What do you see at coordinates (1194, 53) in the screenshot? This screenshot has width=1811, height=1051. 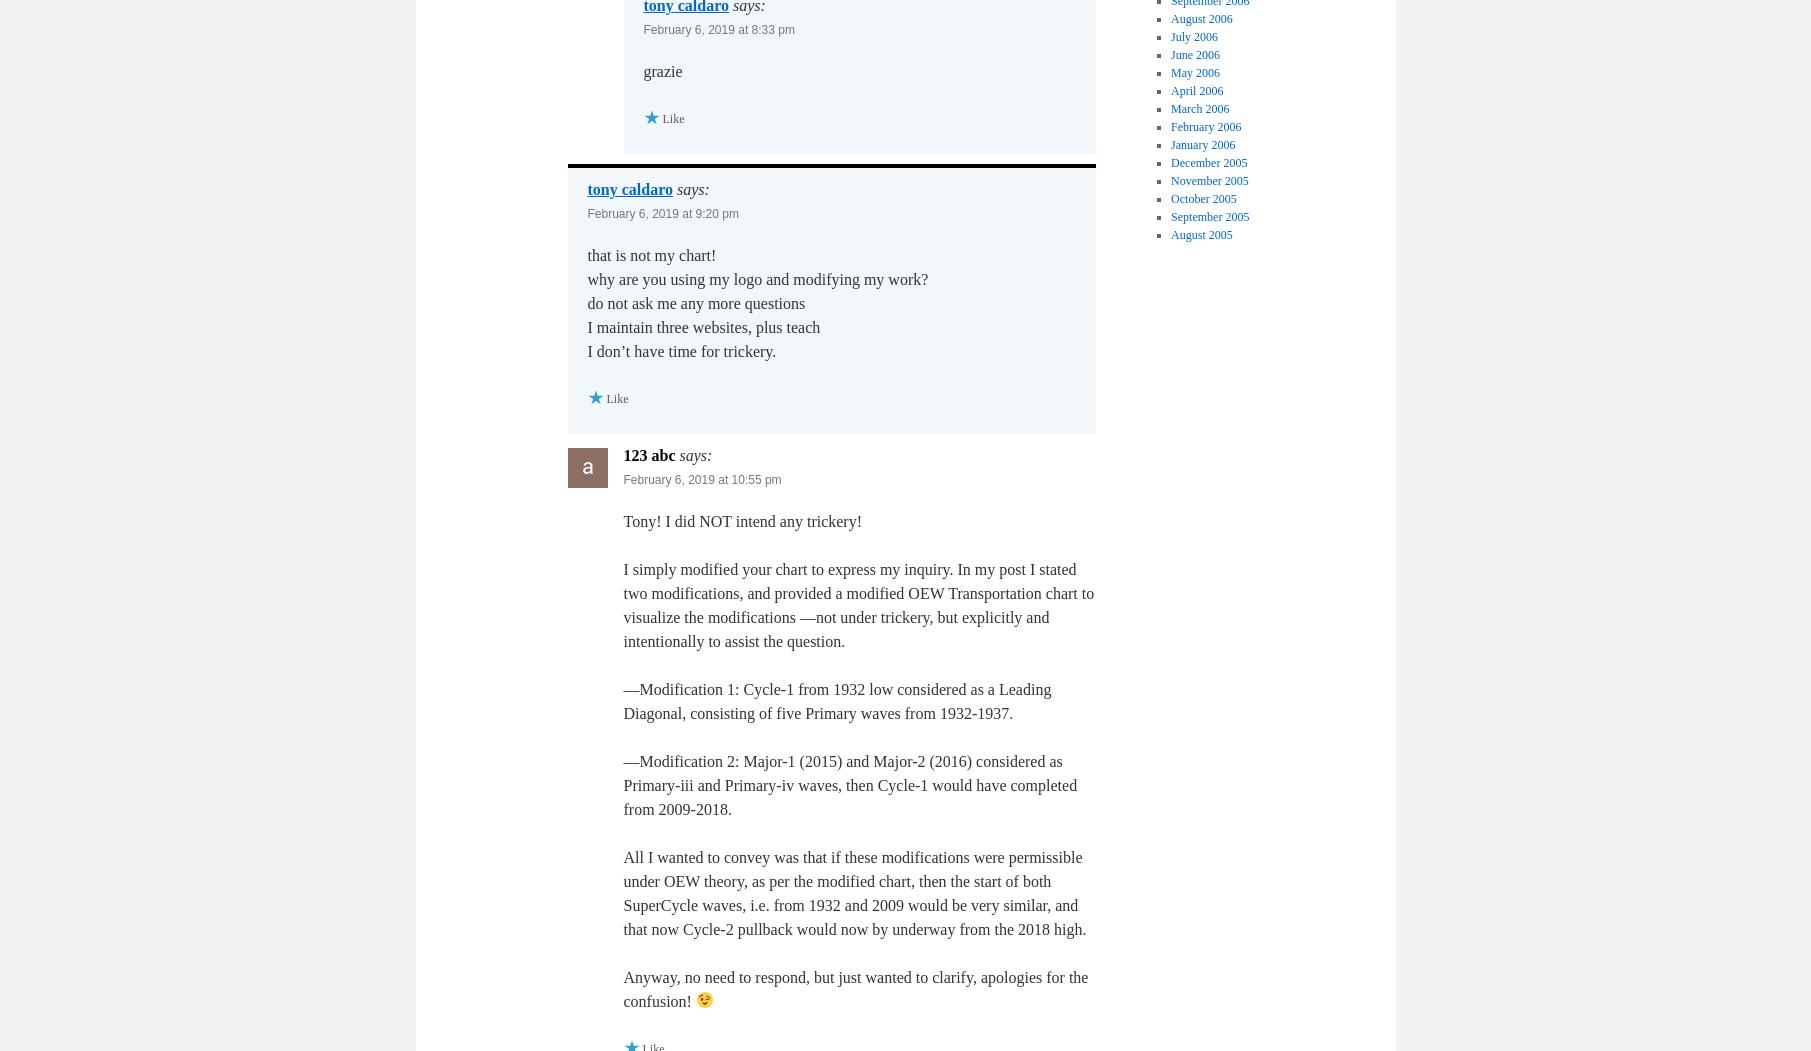 I see `'June 2006'` at bounding box center [1194, 53].